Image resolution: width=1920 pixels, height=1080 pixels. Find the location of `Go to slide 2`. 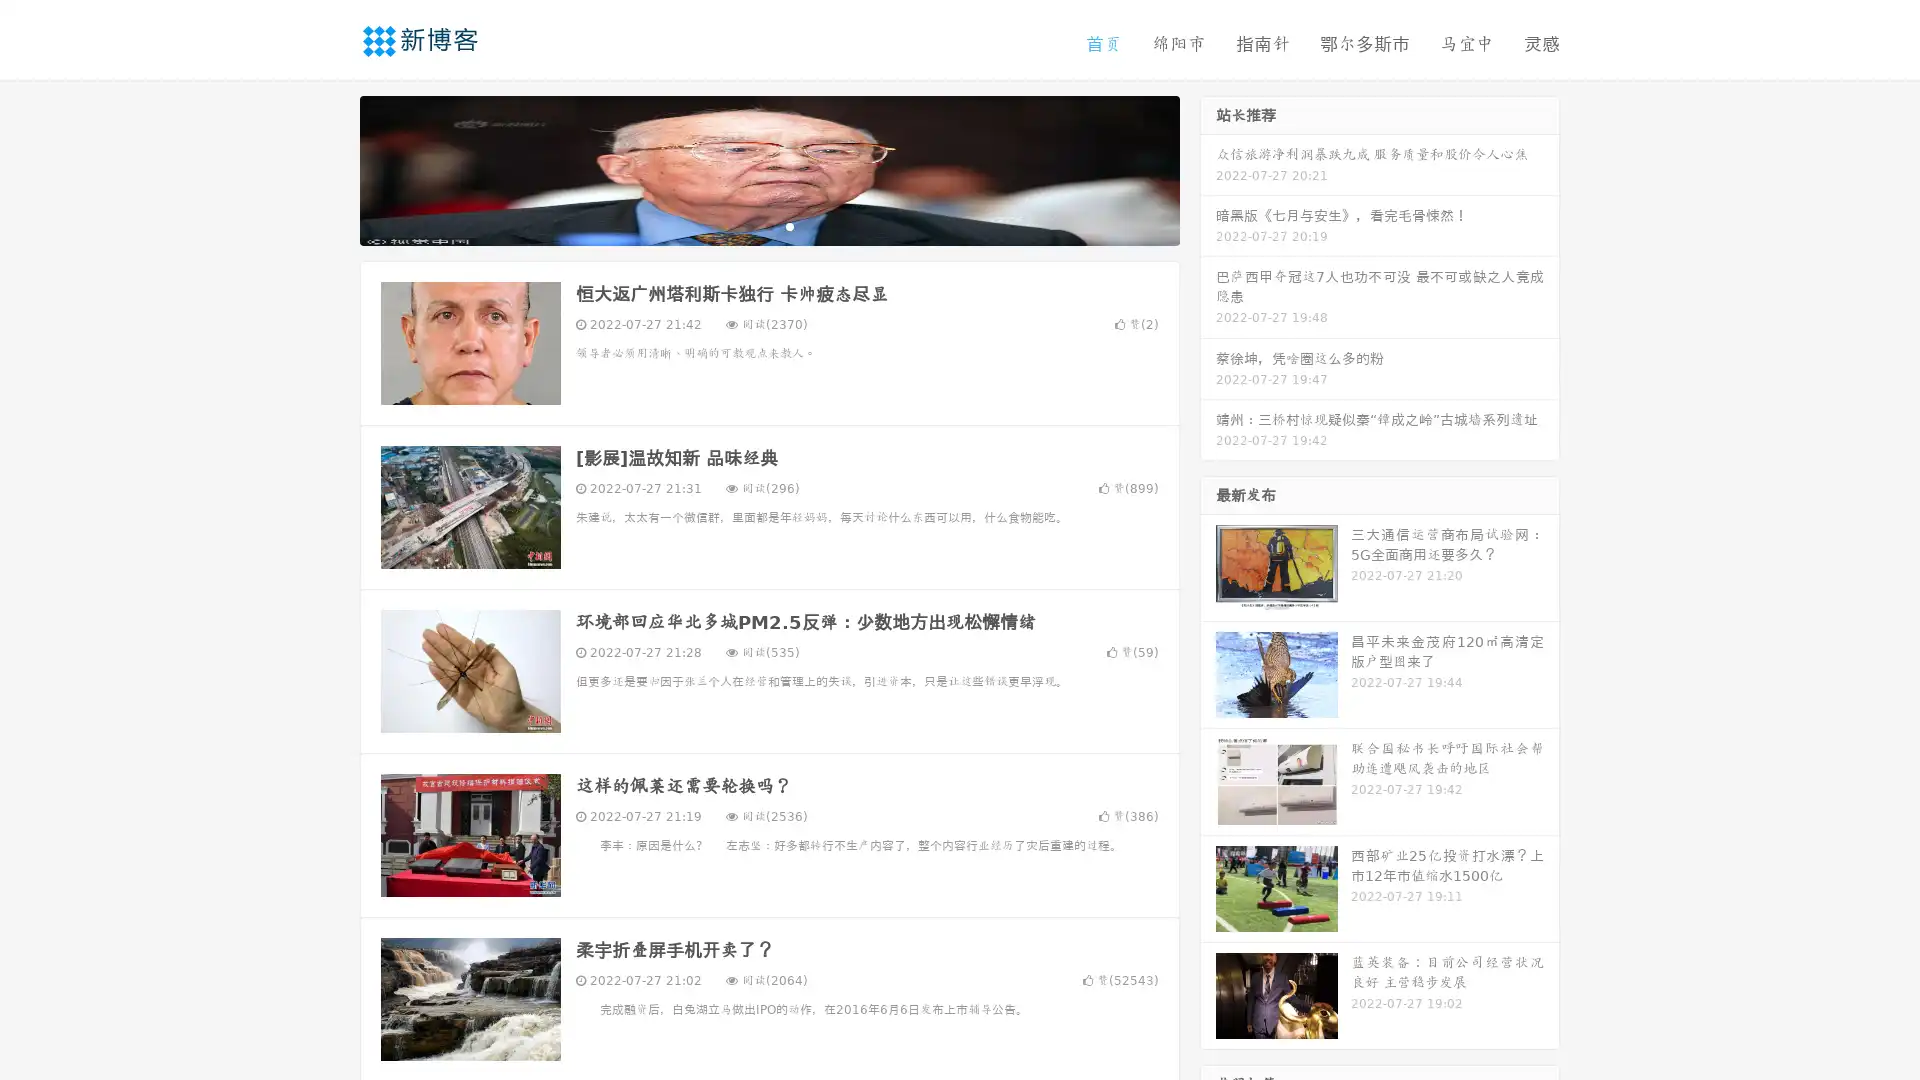

Go to slide 2 is located at coordinates (768, 225).